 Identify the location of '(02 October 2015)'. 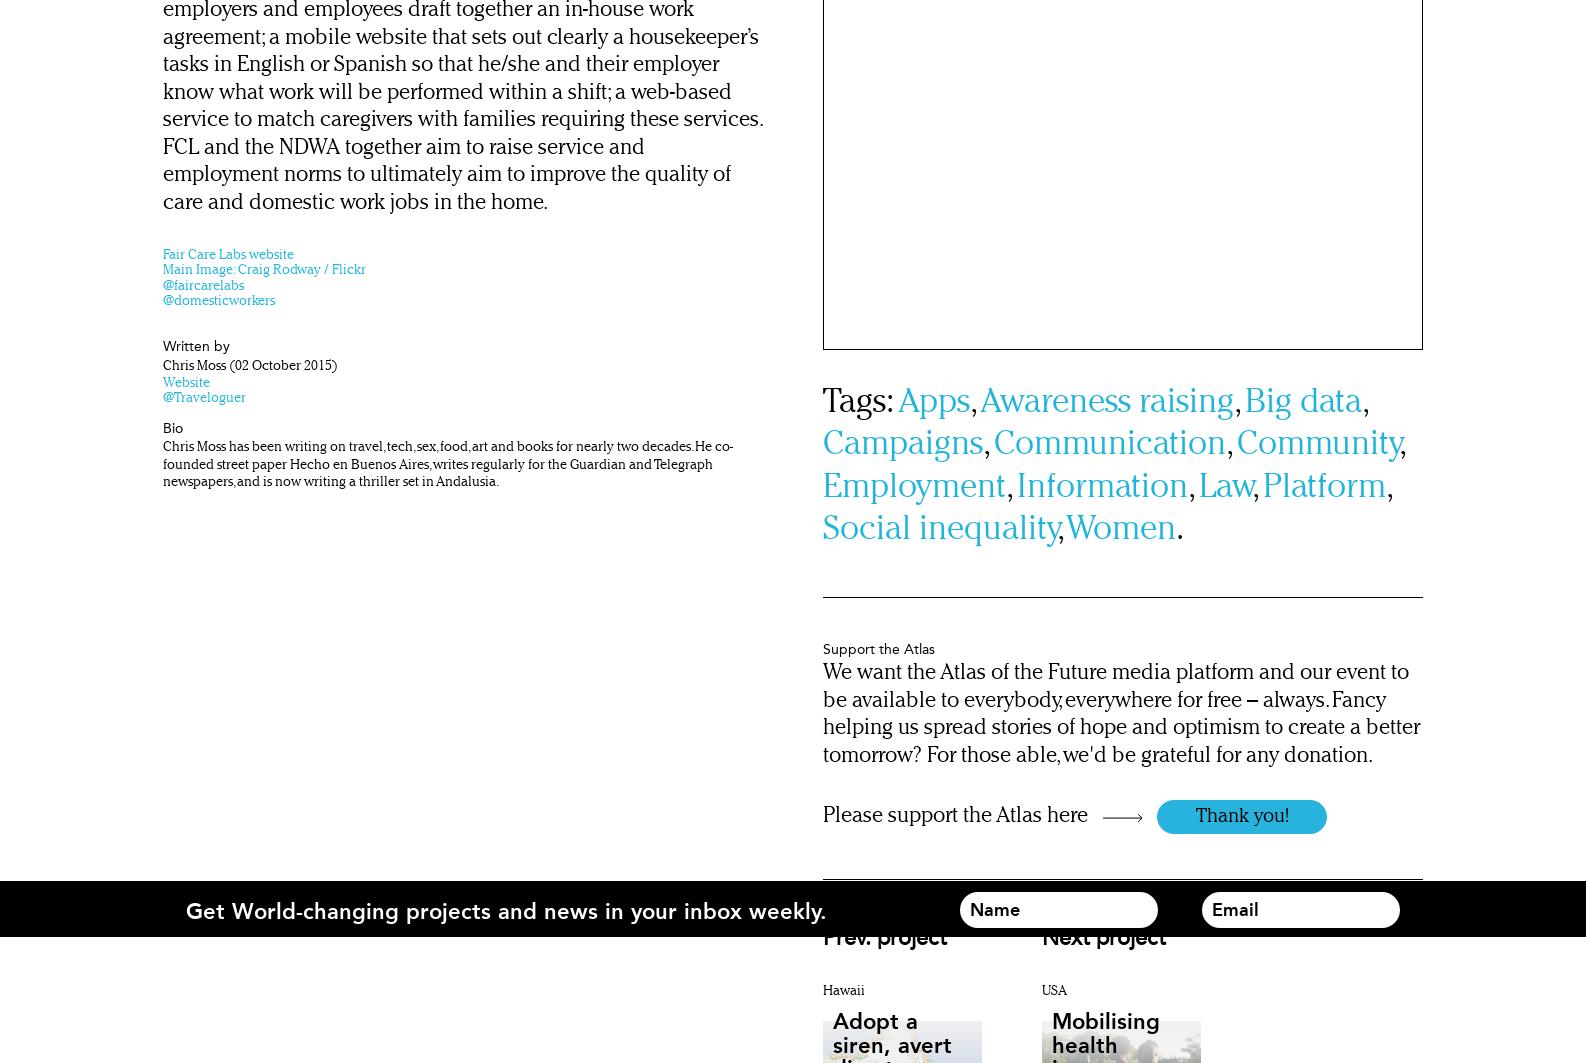
(229, 365).